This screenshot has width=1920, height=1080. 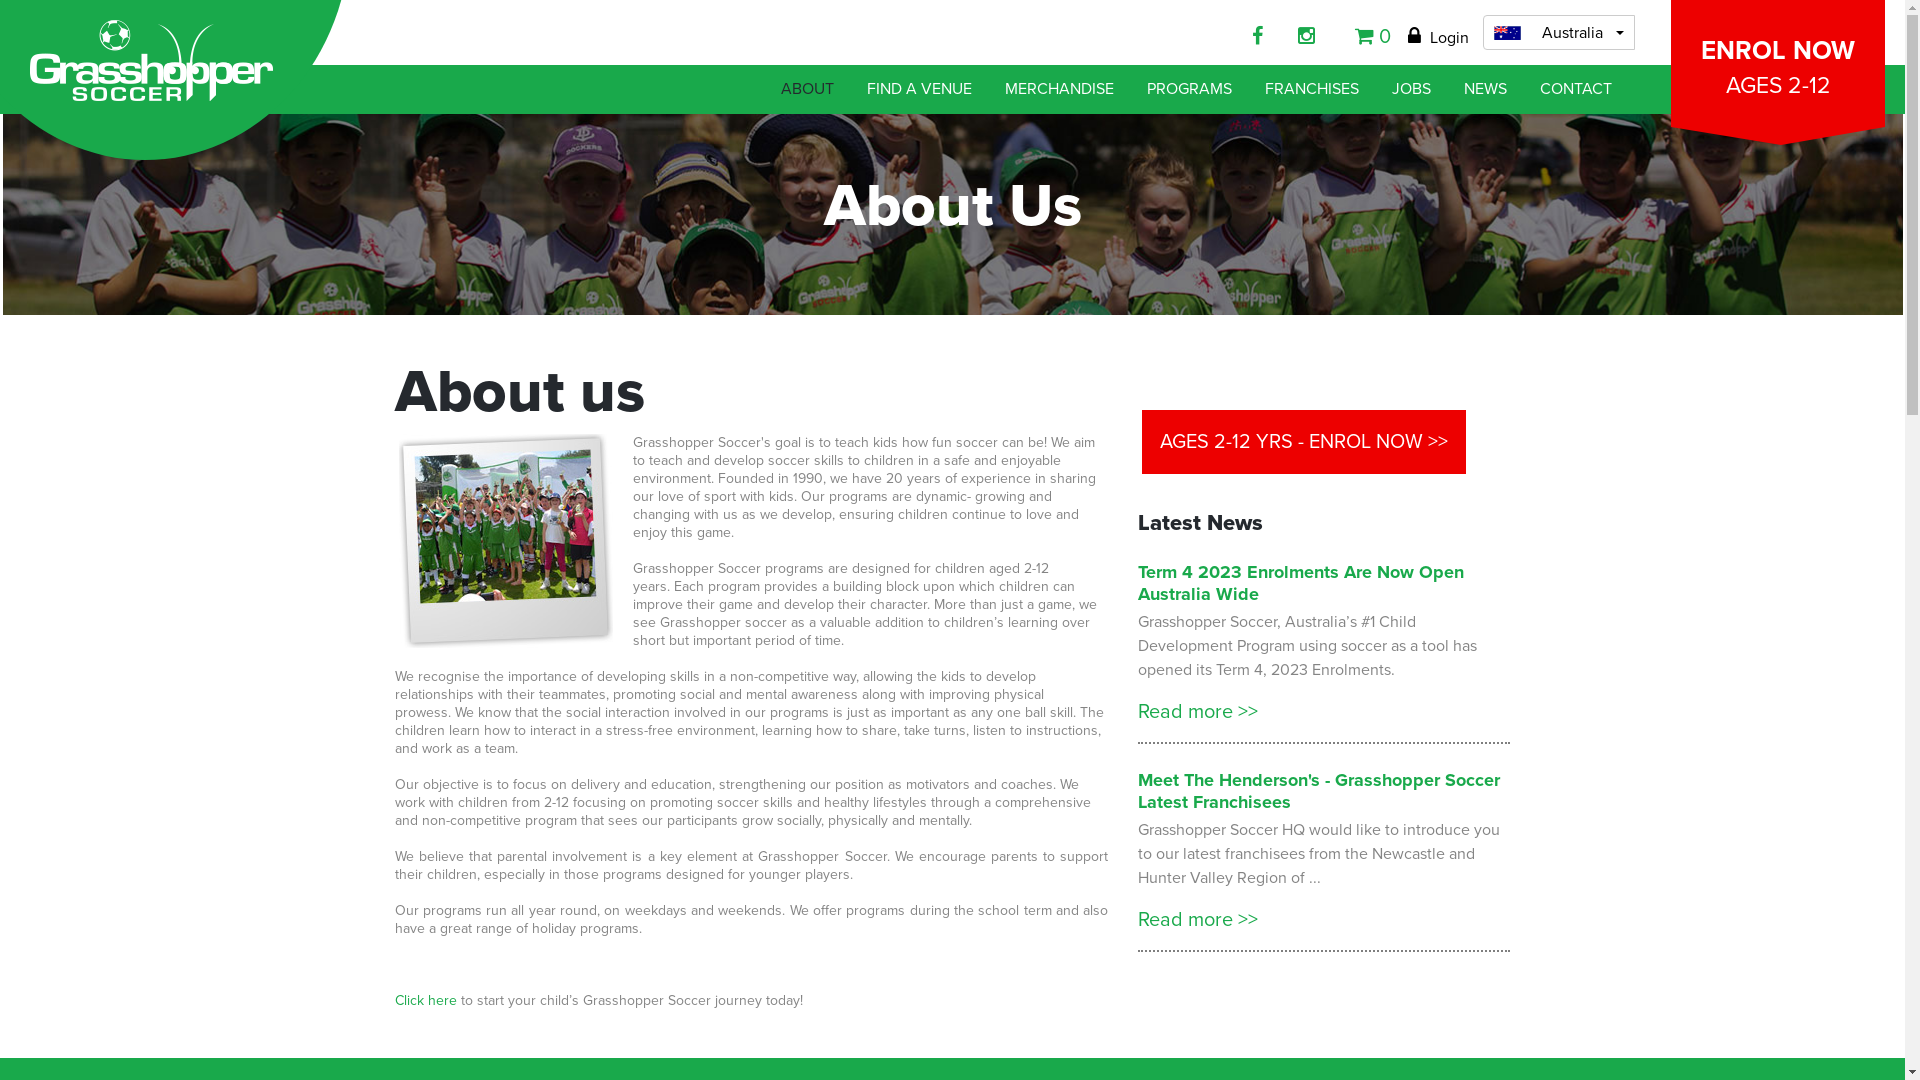 What do you see at coordinates (1304, 441) in the screenshot?
I see `'AGES 2-12 YRS - ENROL NOW >>'` at bounding box center [1304, 441].